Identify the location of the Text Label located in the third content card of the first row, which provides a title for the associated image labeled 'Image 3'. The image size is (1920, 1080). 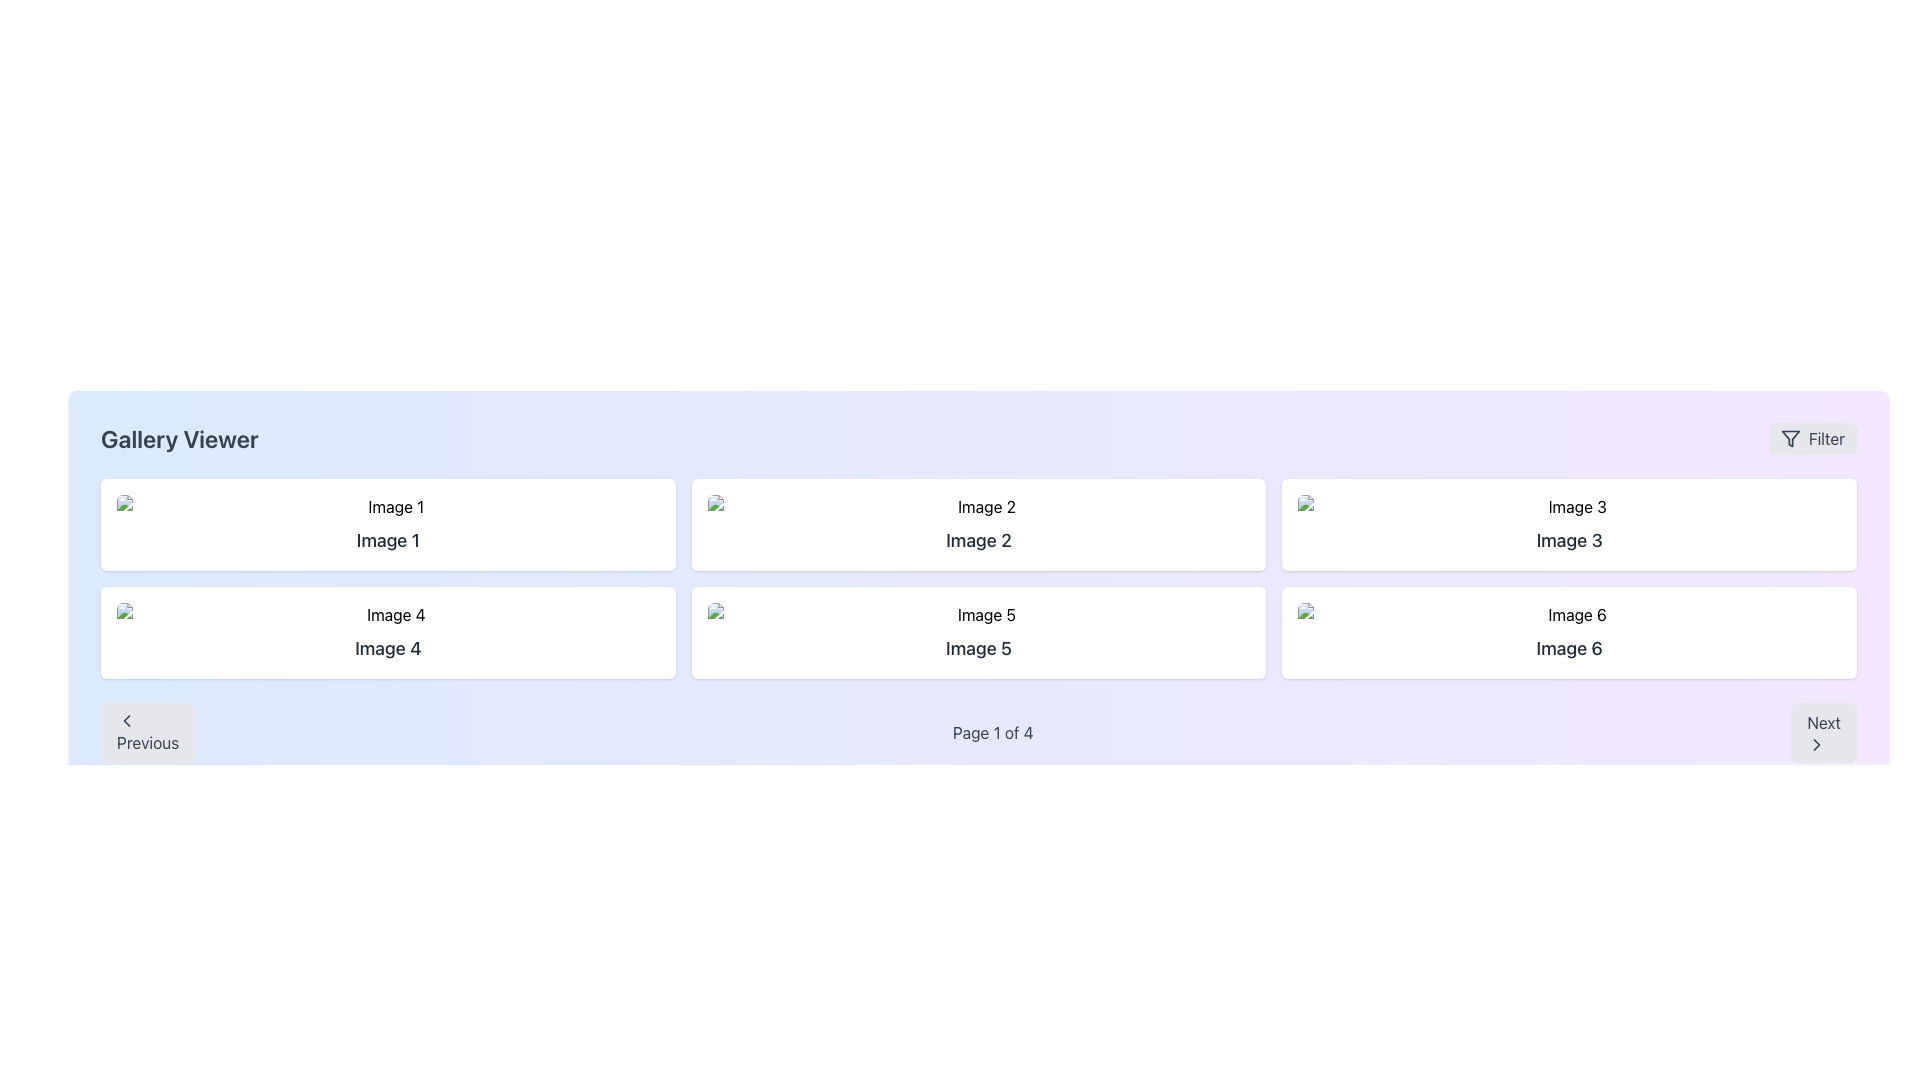
(1568, 540).